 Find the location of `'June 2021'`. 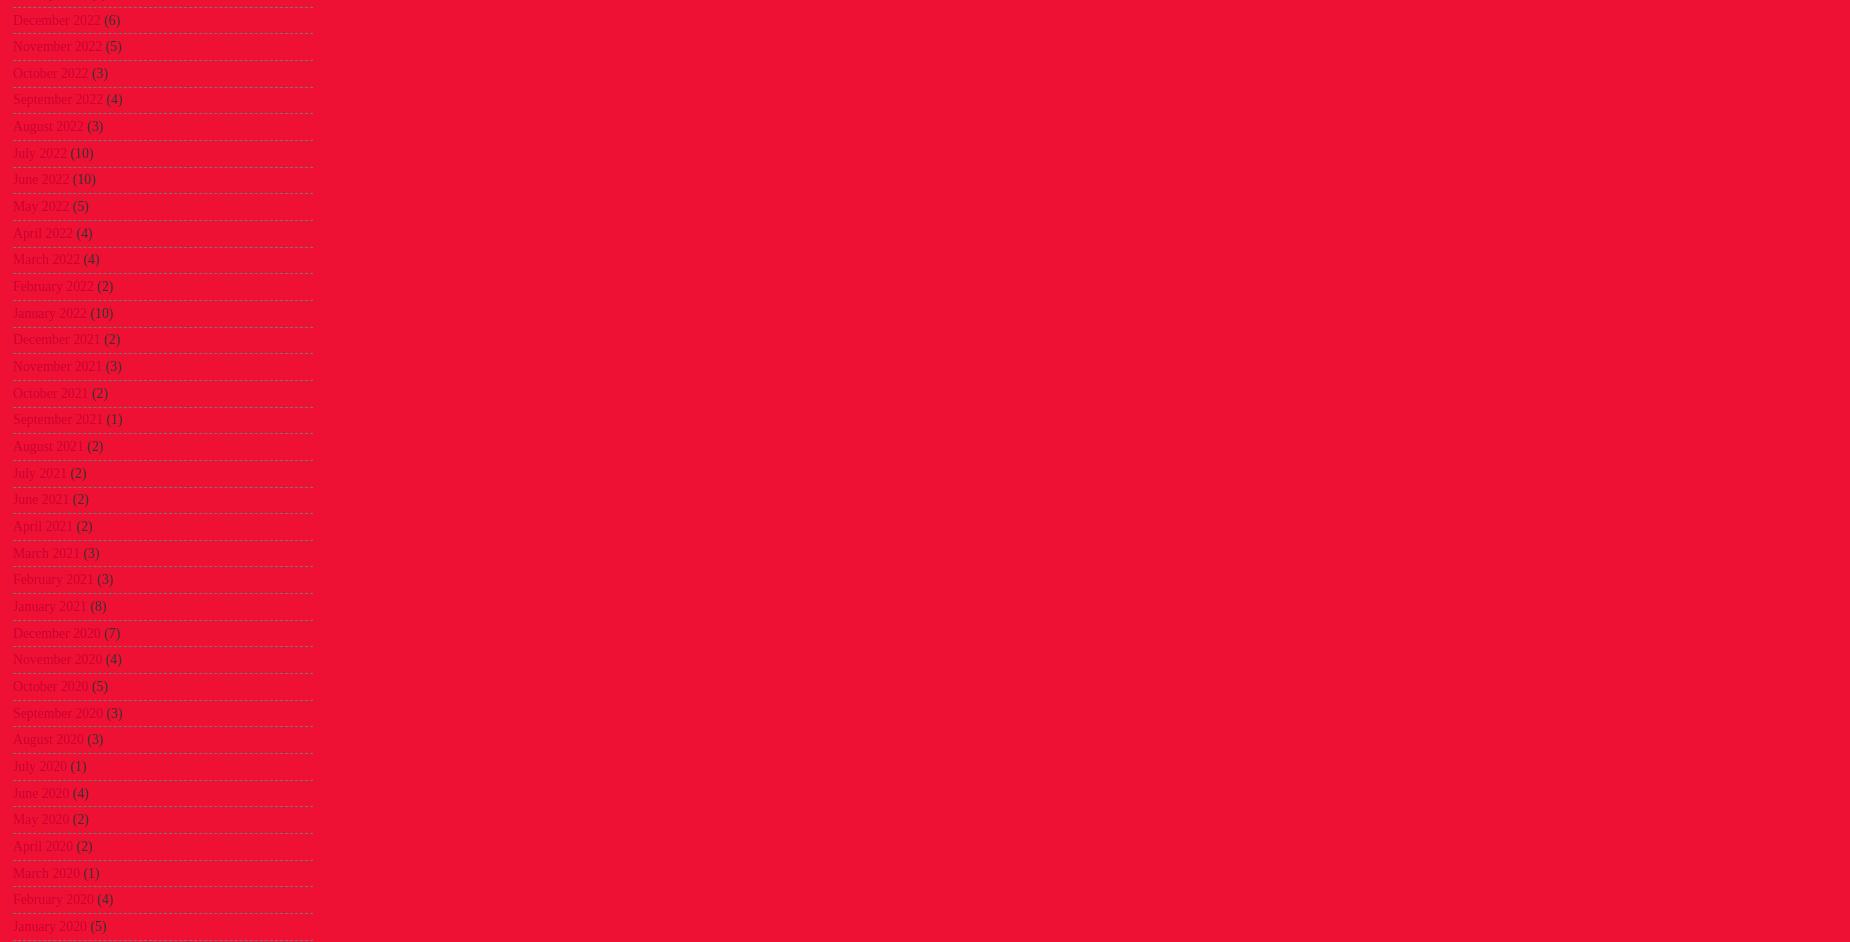

'June 2021' is located at coordinates (40, 499).